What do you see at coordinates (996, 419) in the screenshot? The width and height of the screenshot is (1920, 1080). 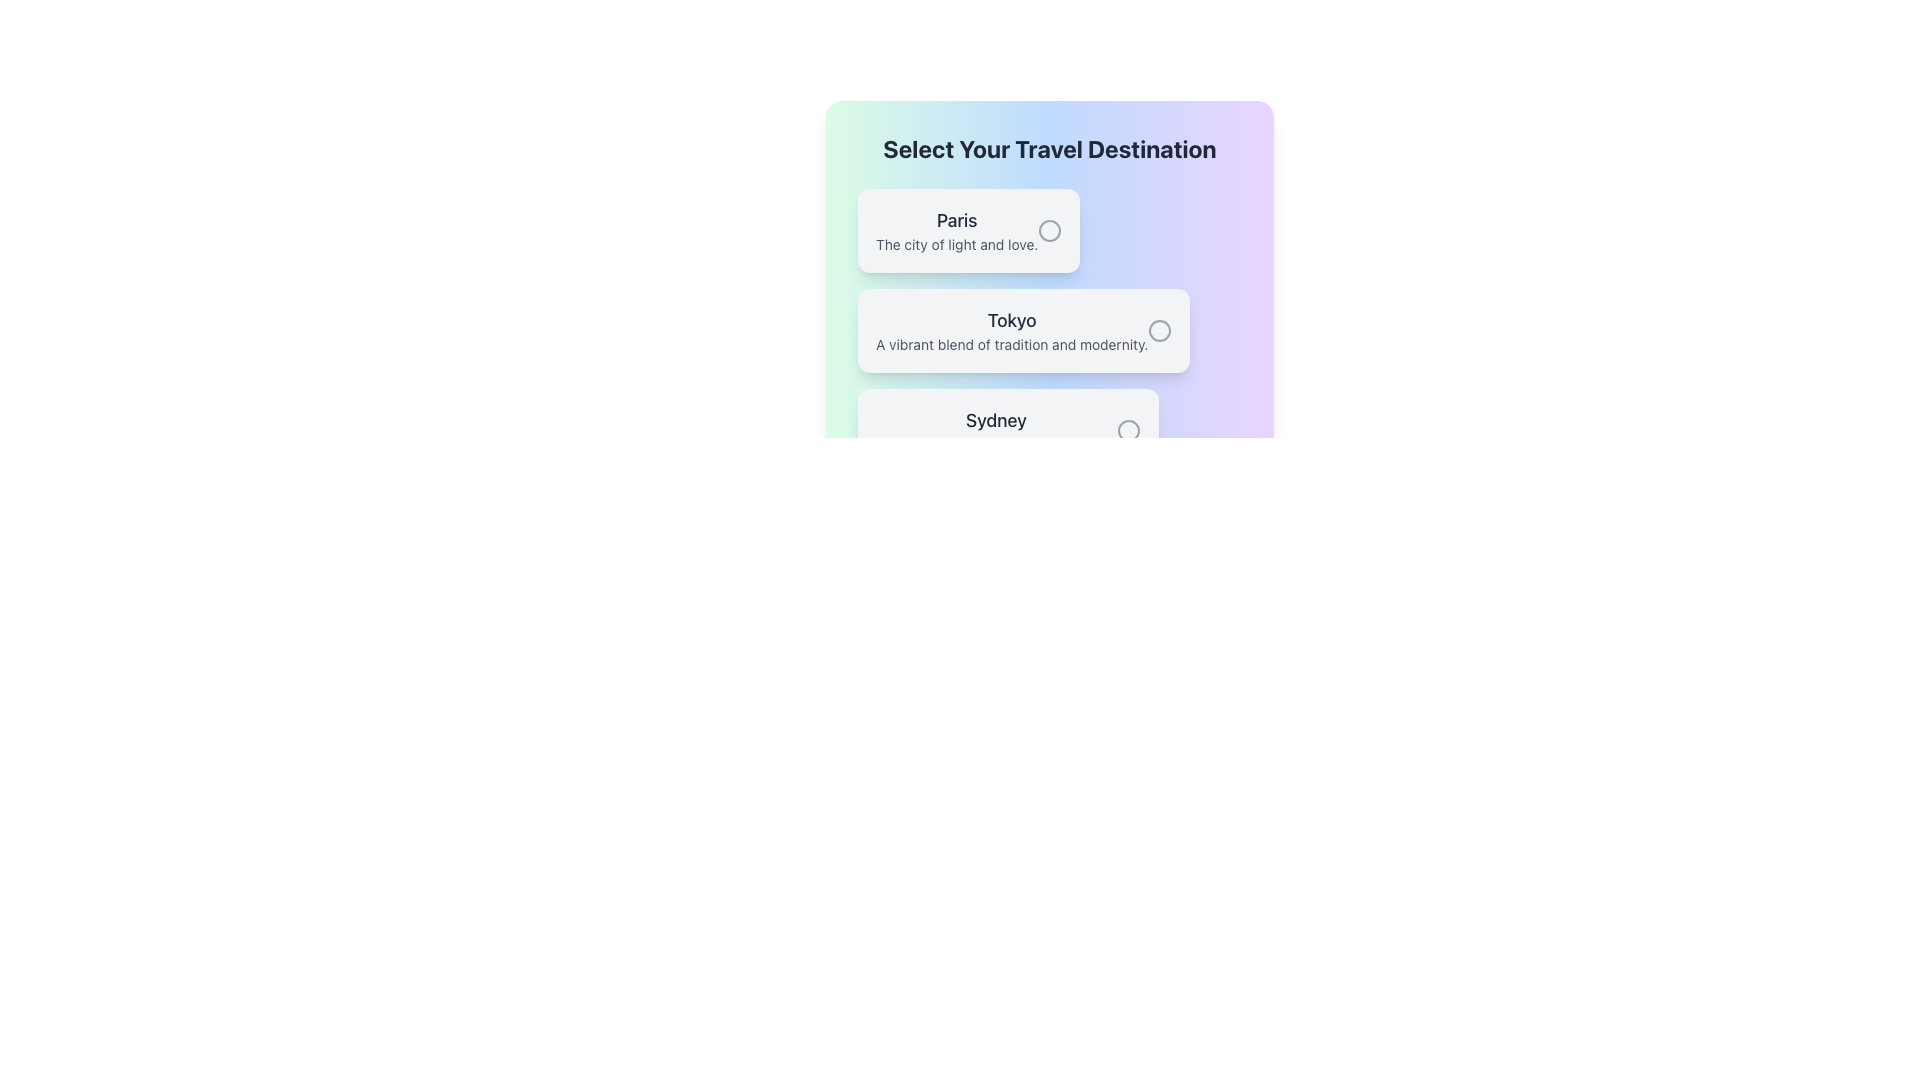 I see `the text element displaying 'Sydney', which is styled with a larger font and medium weight, located in the third position of a vertical list of destination options` at bounding box center [996, 419].